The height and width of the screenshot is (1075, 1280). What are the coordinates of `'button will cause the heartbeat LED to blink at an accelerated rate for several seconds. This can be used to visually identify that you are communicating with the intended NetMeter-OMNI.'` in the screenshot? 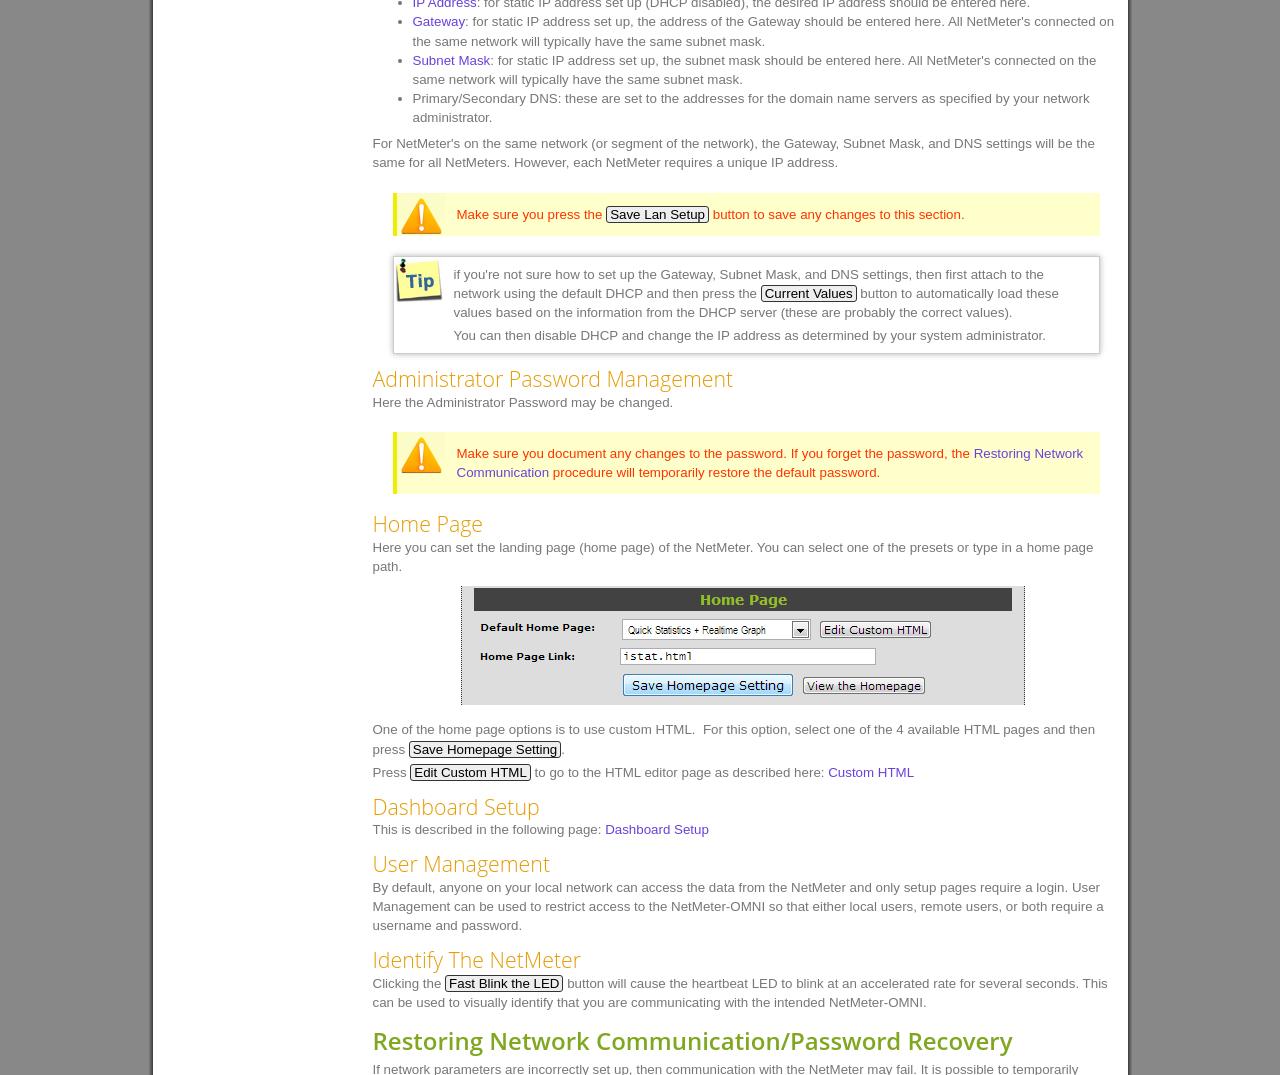 It's located at (738, 991).